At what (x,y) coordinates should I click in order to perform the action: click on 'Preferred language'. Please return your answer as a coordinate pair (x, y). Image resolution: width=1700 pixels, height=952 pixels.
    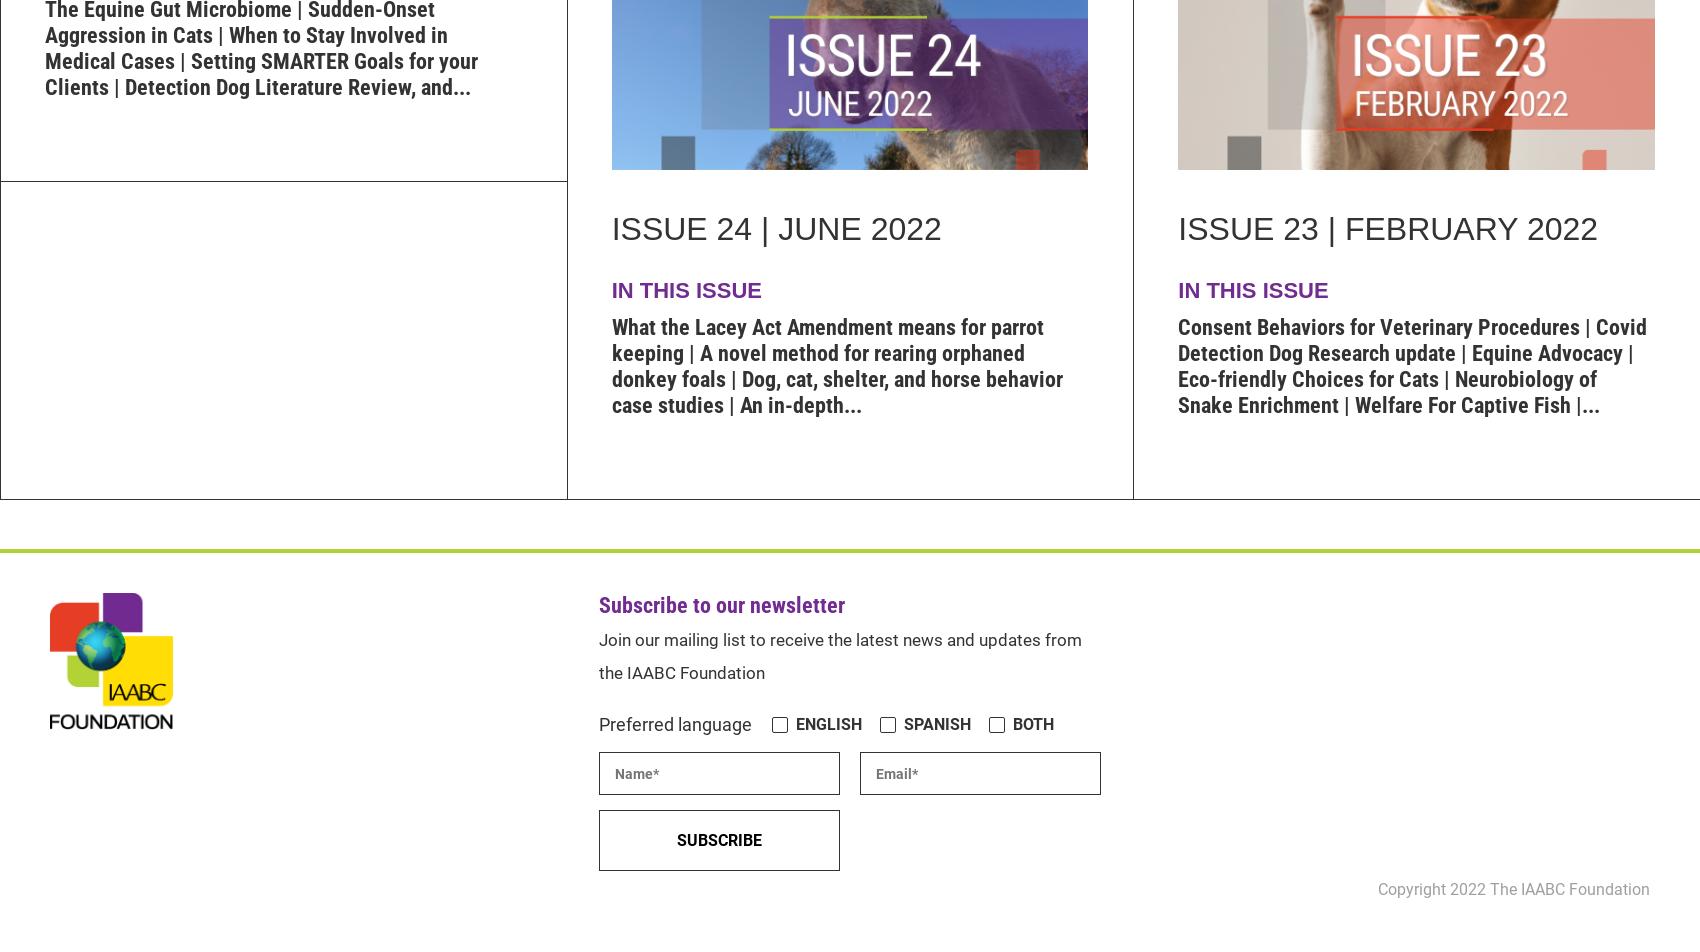
    Looking at the image, I should click on (675, 723).